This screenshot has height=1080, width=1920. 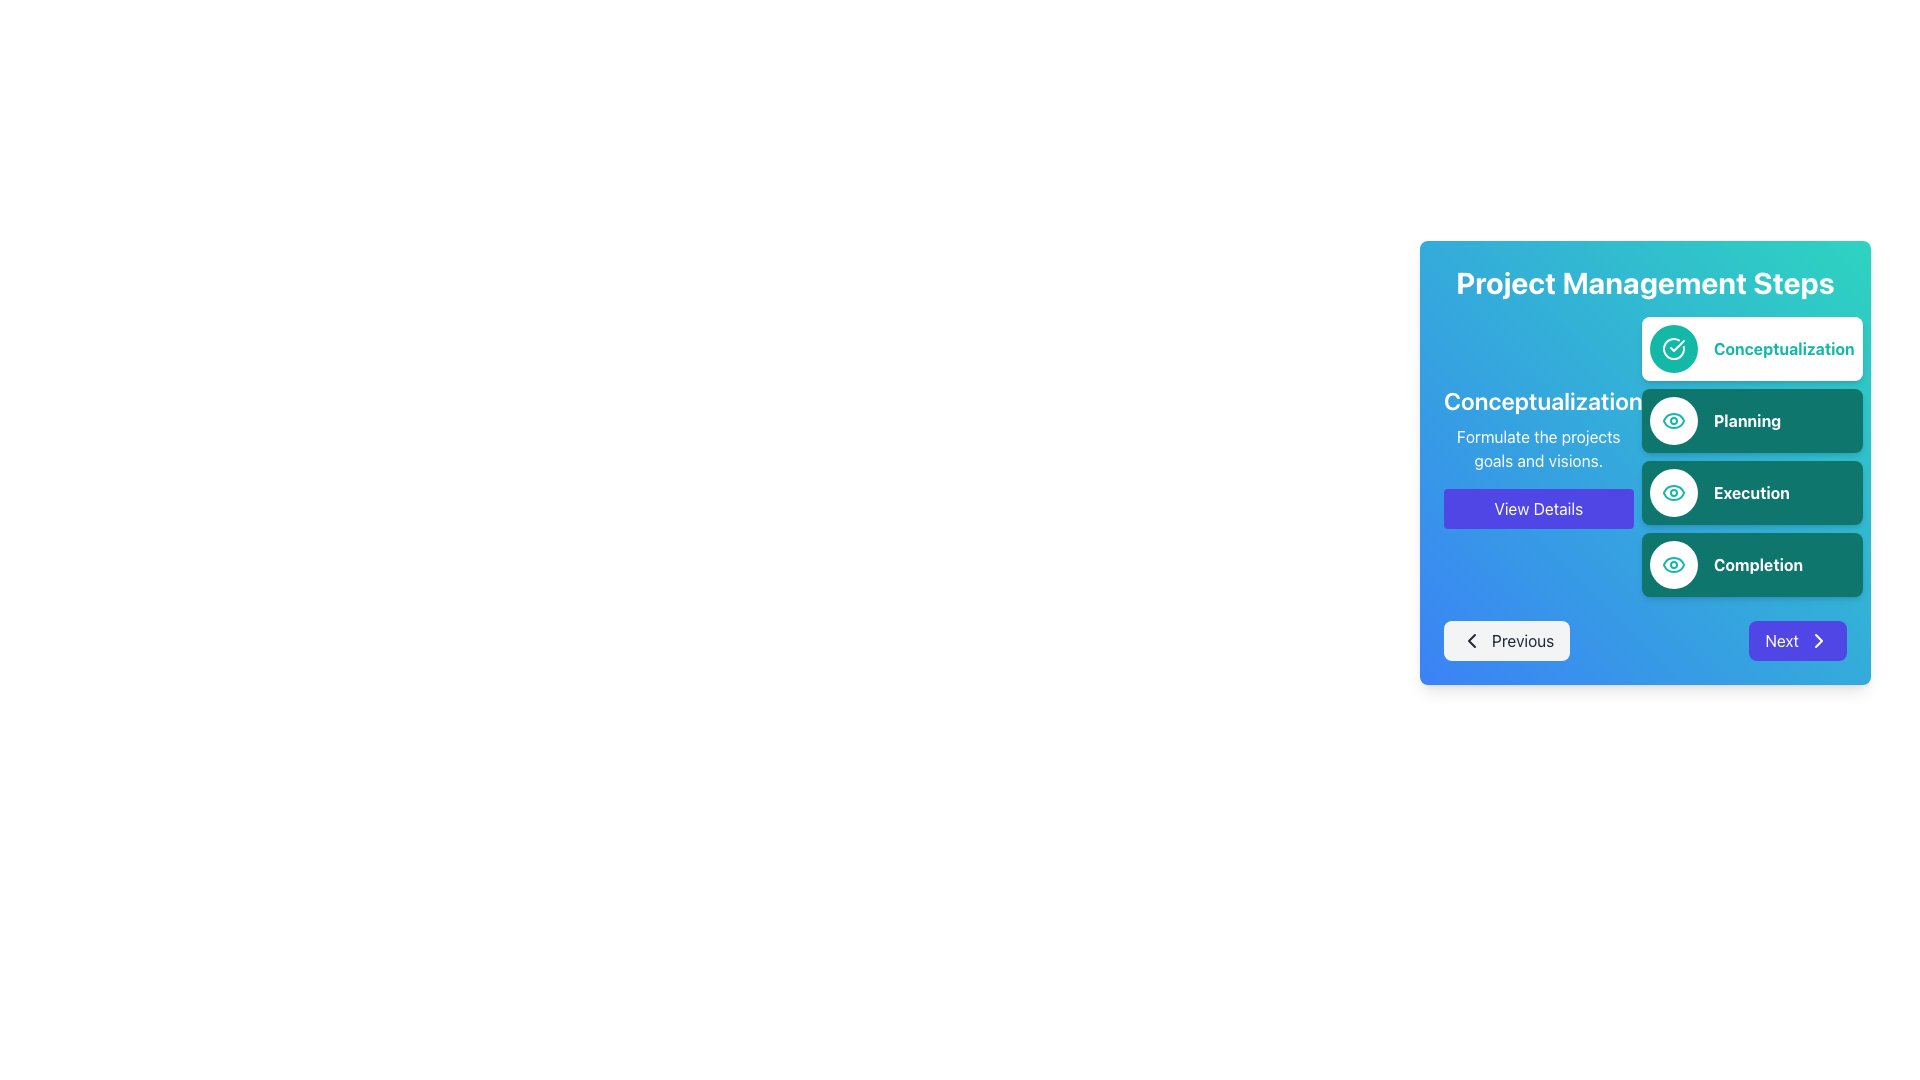 What do you see at coordinates (1673, 564) in the screenshot?
I see `the eye-shaped SVG icon outlined in teal, which is part of the fourth button labeled 'Completion' in the vertical button group on the right side of the interface` at bounding box center [1673, 564].